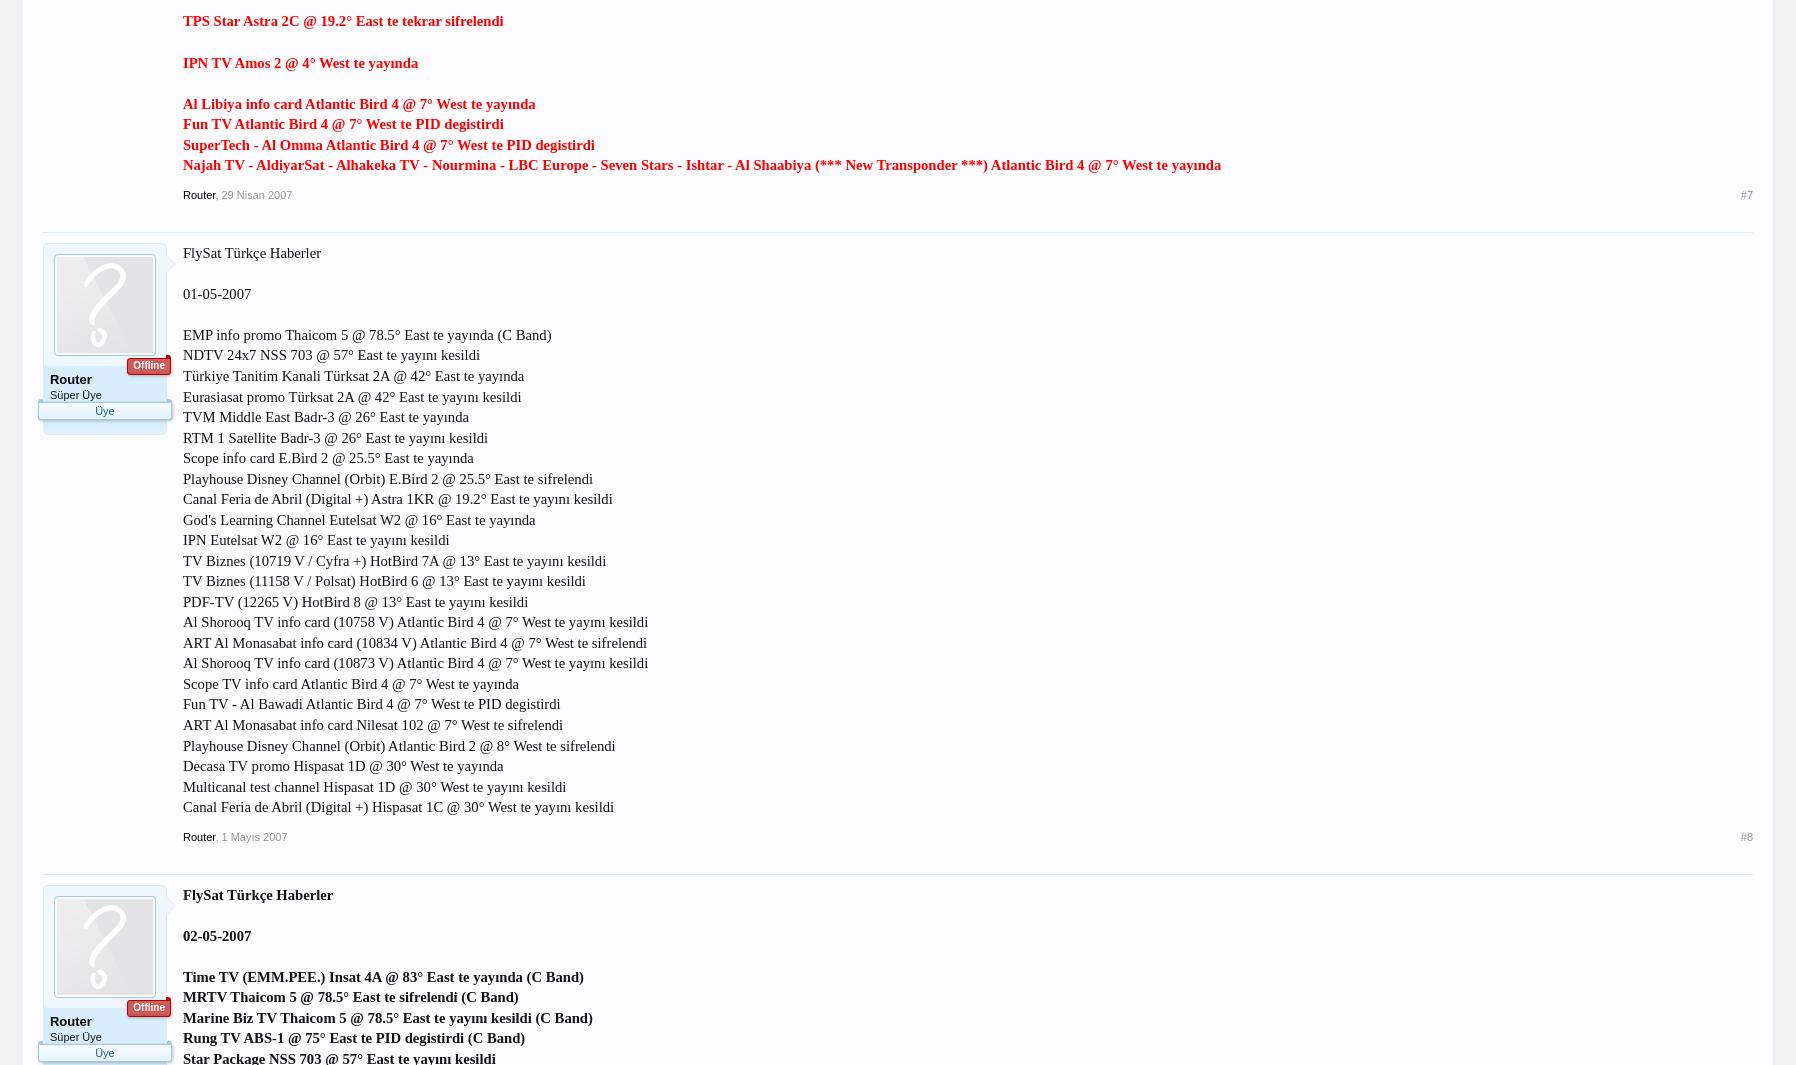 The width and height of the screenshot is (1796, 1065). I want to click on 'Scope info card E.Bird 2 @ 25.5° East te yayında', so click(327, 456).